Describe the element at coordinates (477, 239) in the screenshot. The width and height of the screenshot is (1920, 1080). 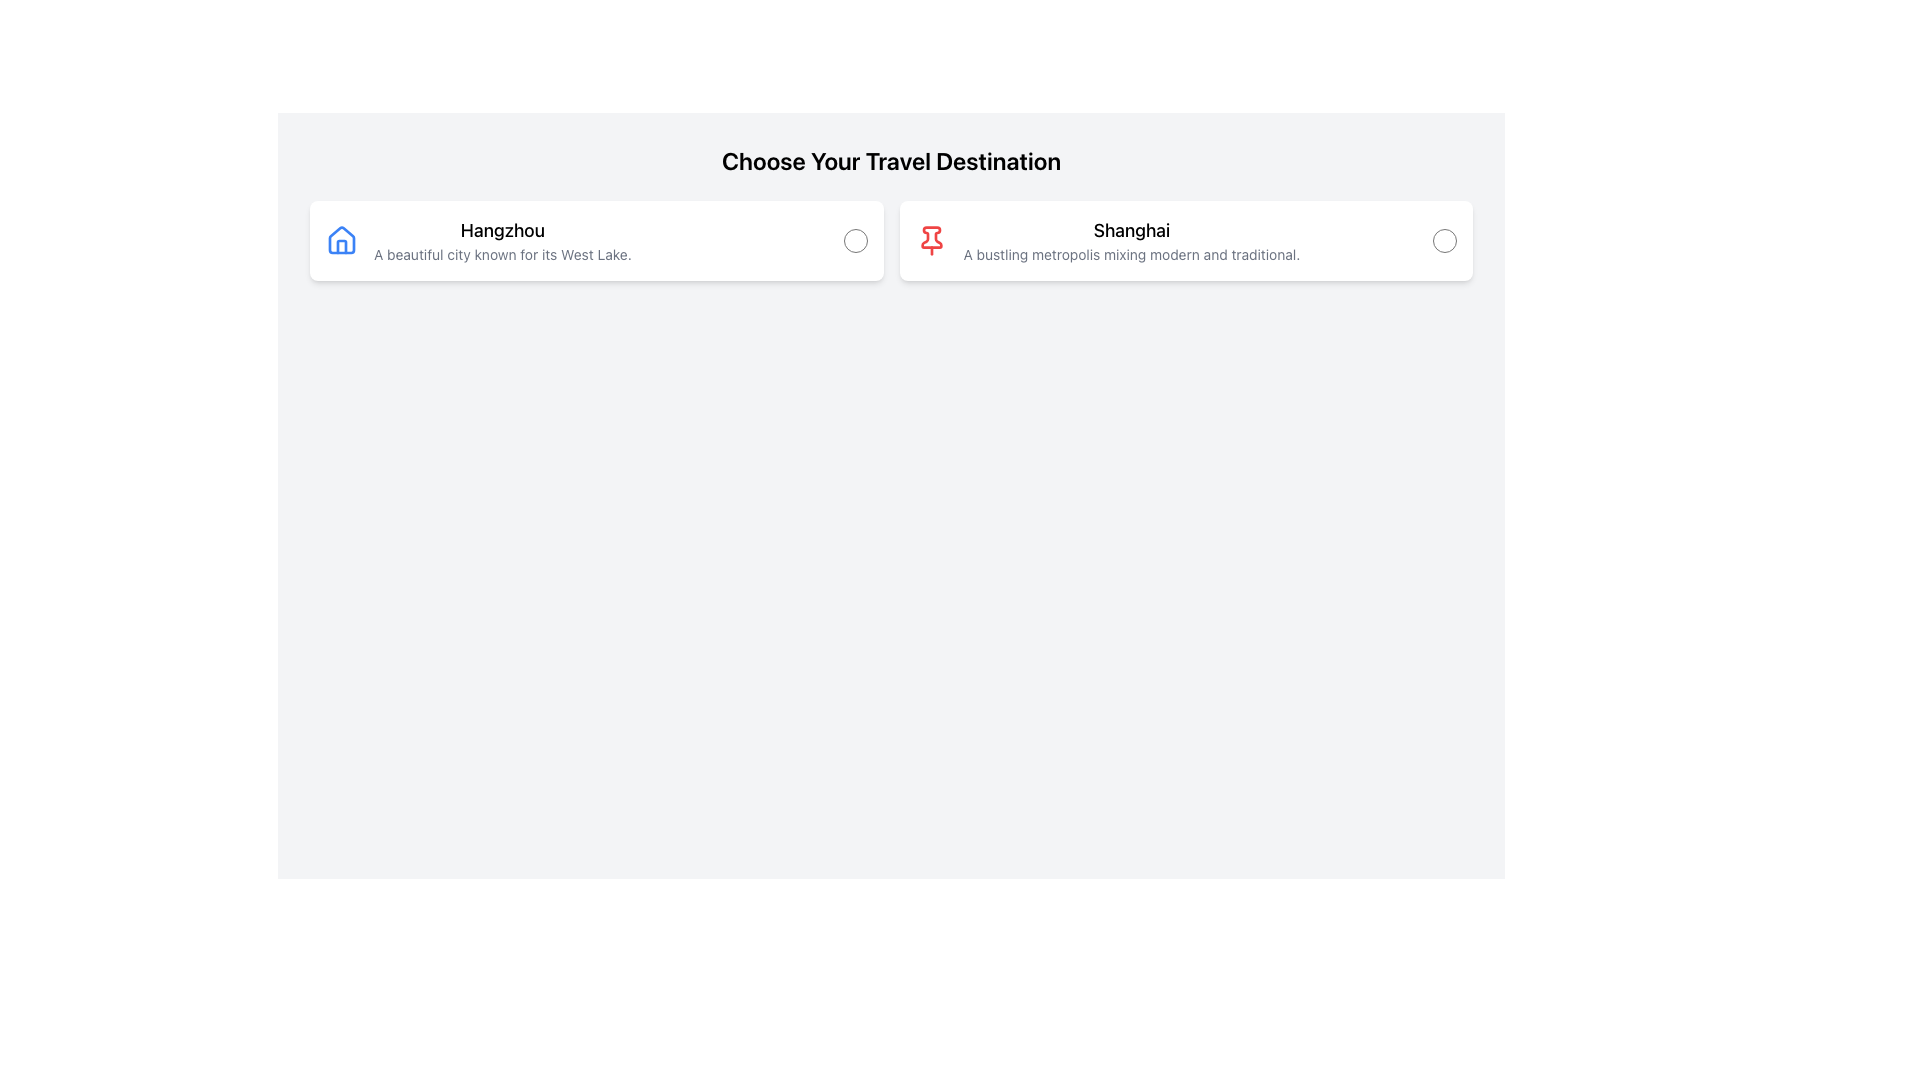
I see `the selectable item representing the travel destination 'Hangzhou' in the left panel of the two-column layout, specifically the first option in the selection list` at that location.